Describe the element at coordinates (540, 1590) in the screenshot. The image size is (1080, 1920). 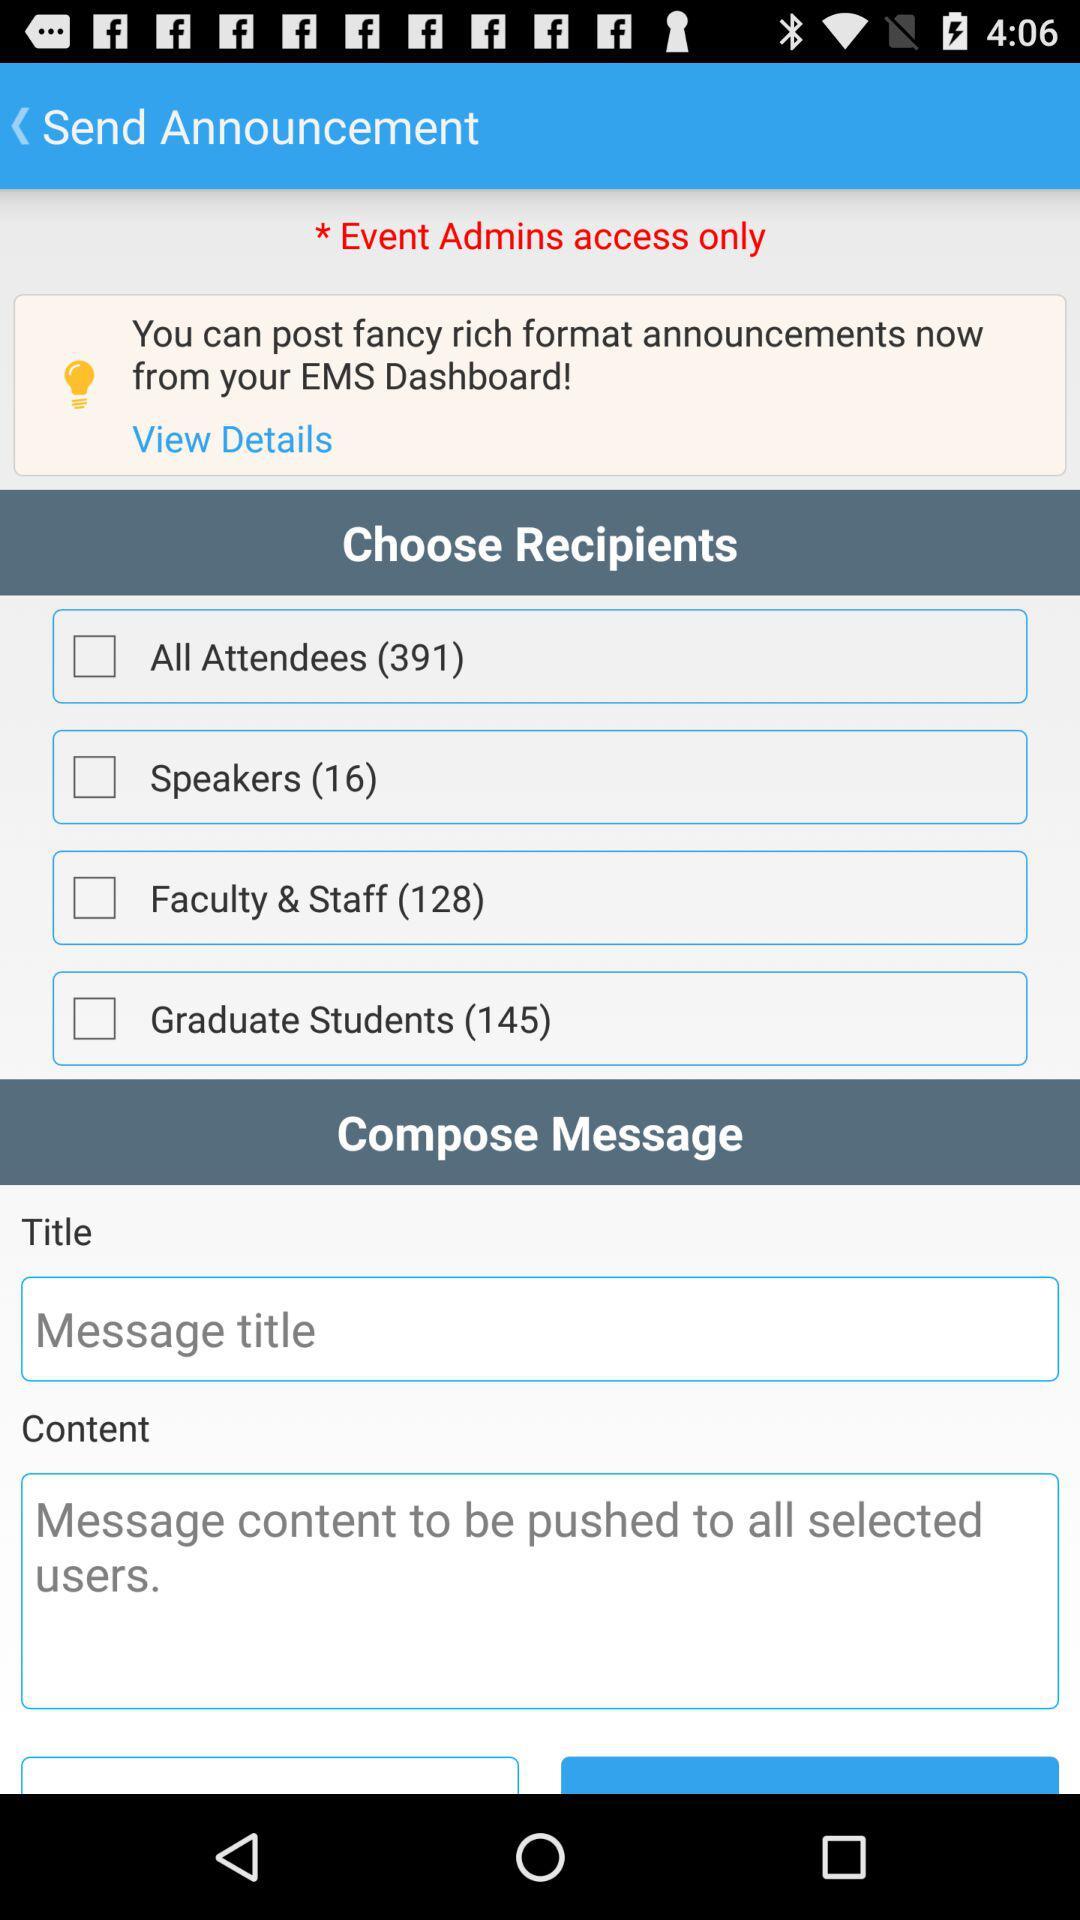
I see `type out message` at that location.